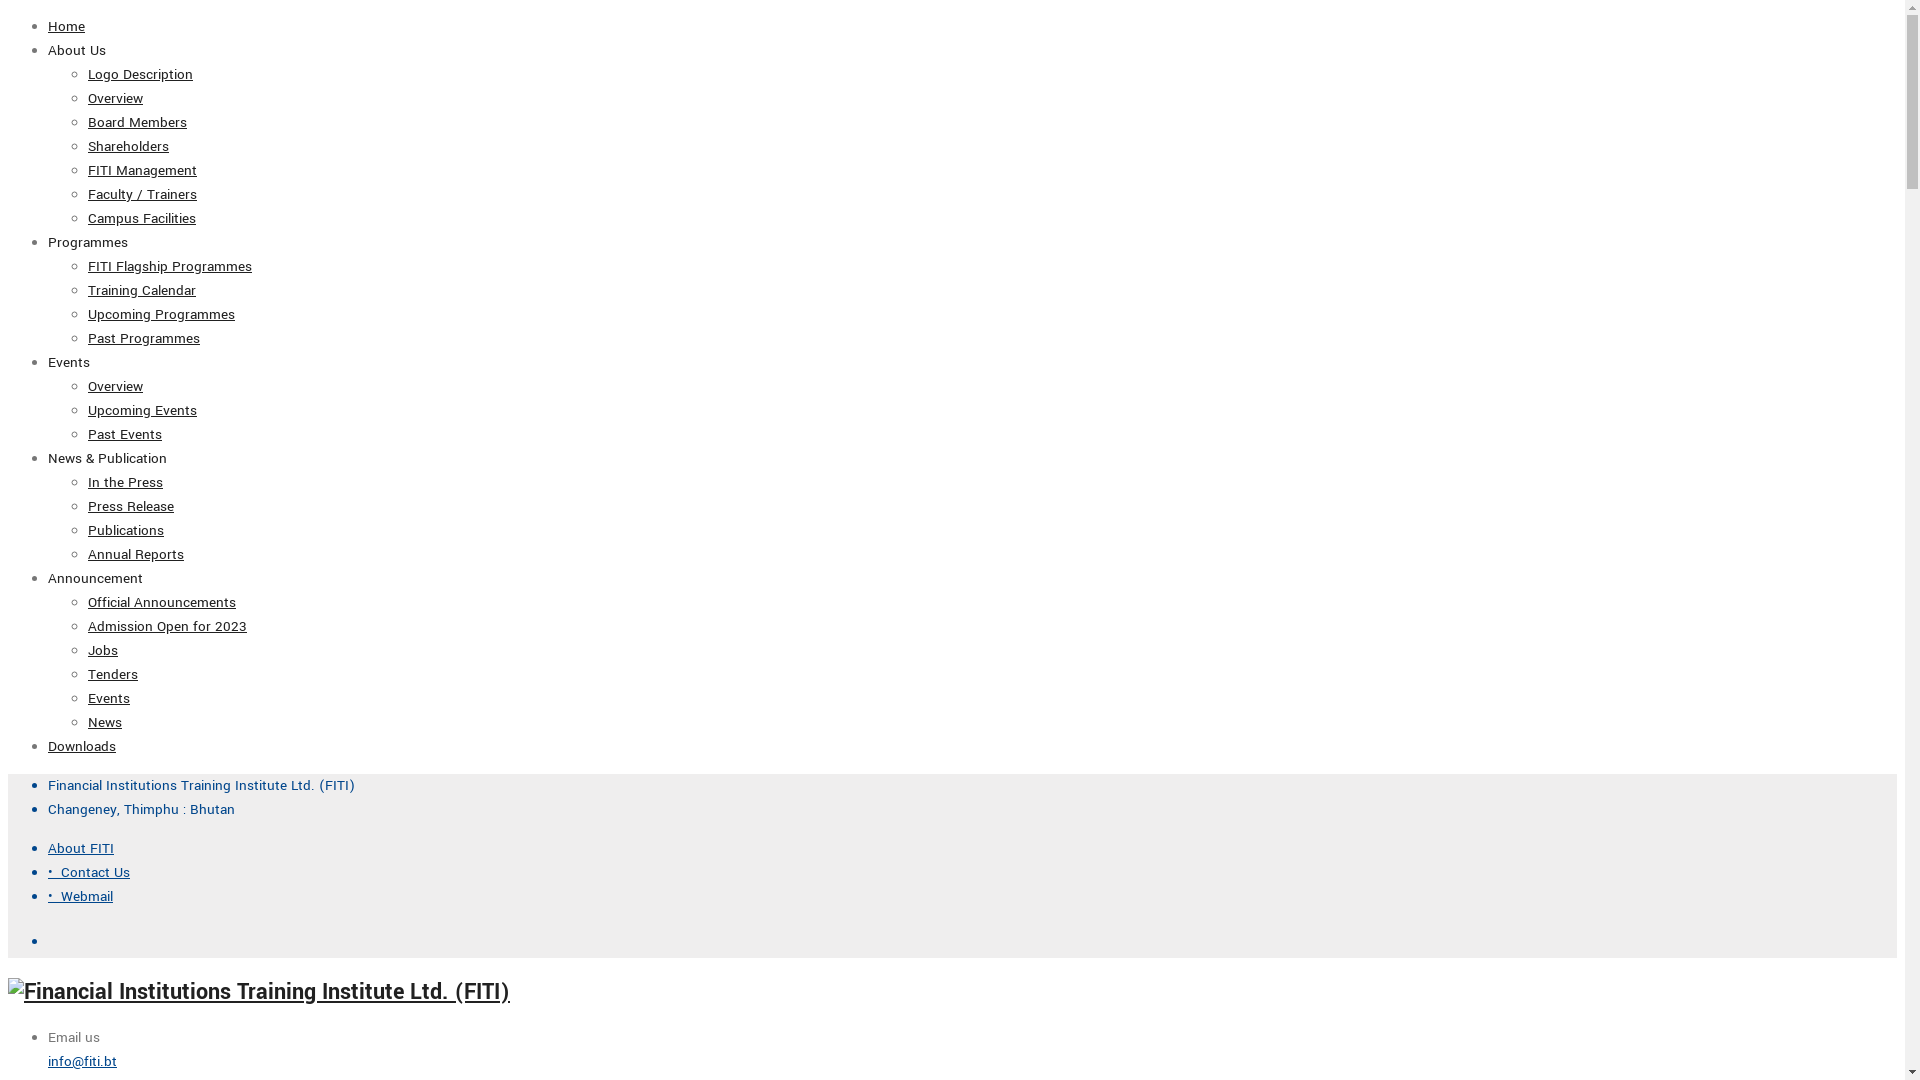 The image size is (1920, 1080). Describe the element at coordinates (86, 265) in the screenshot. I see `'FITI Flagship Programmes'` at that location.